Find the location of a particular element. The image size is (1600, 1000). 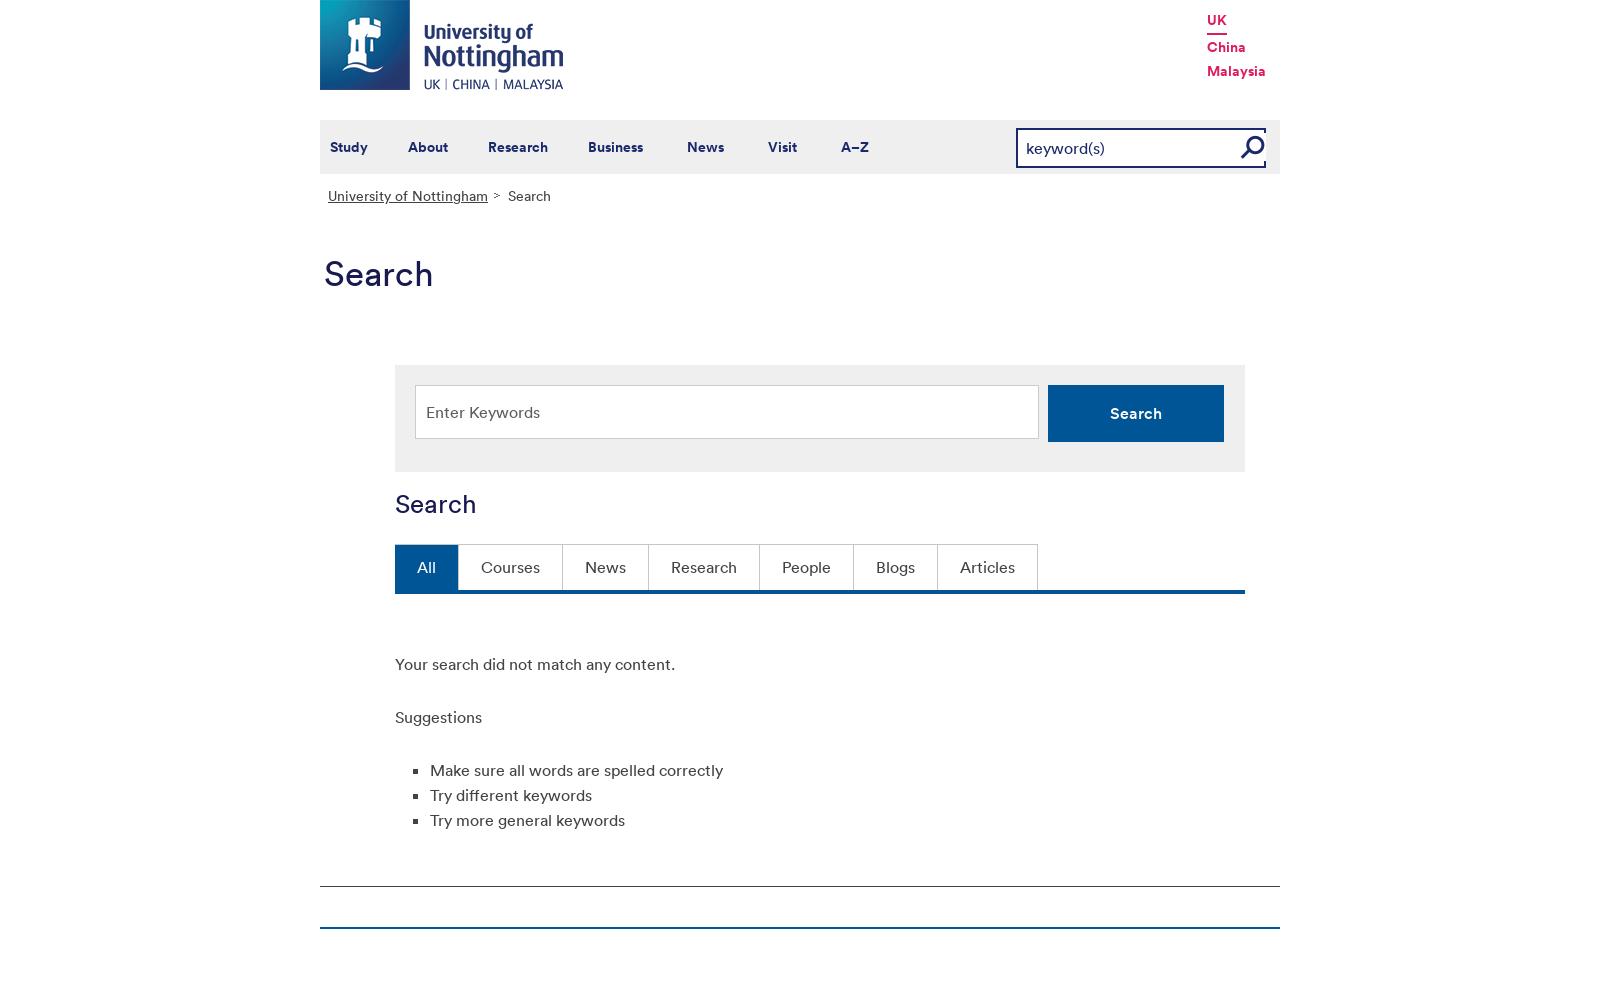

'Business' is located at coordinates (615, 147).